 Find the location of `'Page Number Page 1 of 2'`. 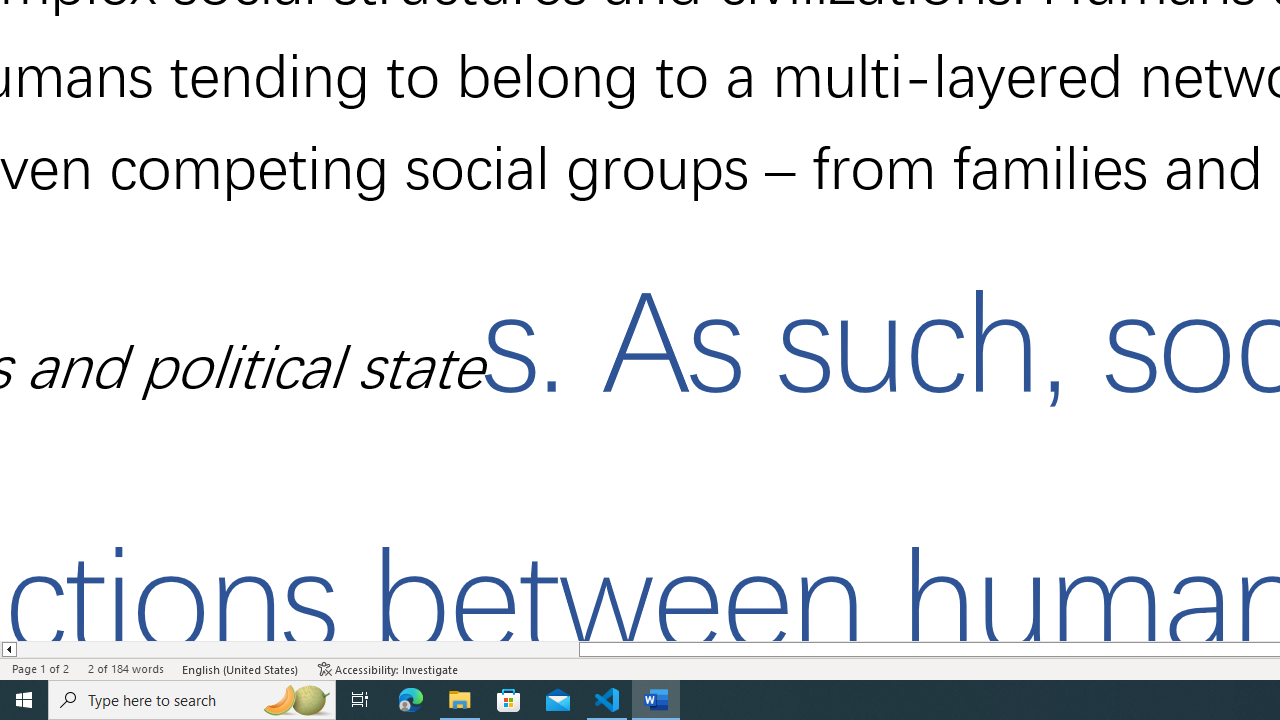

'Page Number Page 1 of 2' is located at coordinates (40, 669).